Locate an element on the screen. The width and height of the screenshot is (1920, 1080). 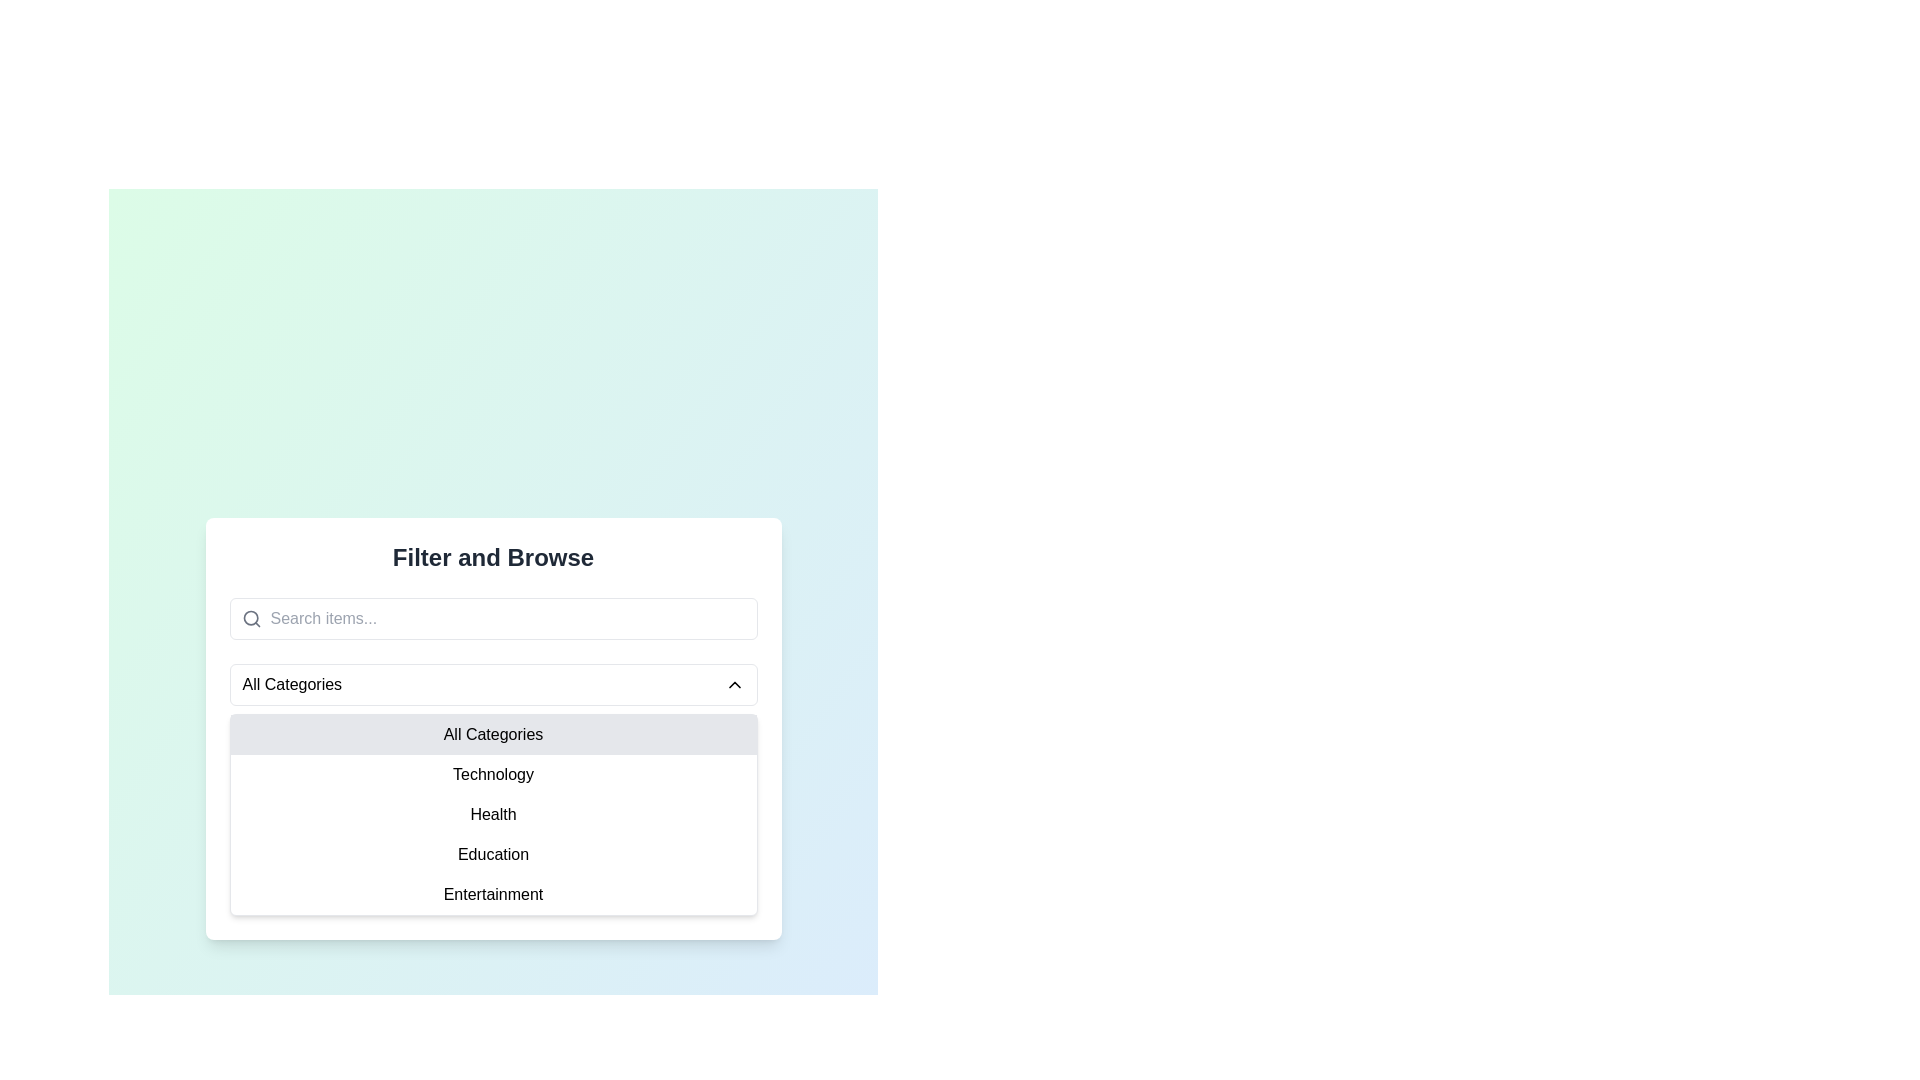
the 'Technology' menu item in the dropdown list is located at coordinates (493, 774).